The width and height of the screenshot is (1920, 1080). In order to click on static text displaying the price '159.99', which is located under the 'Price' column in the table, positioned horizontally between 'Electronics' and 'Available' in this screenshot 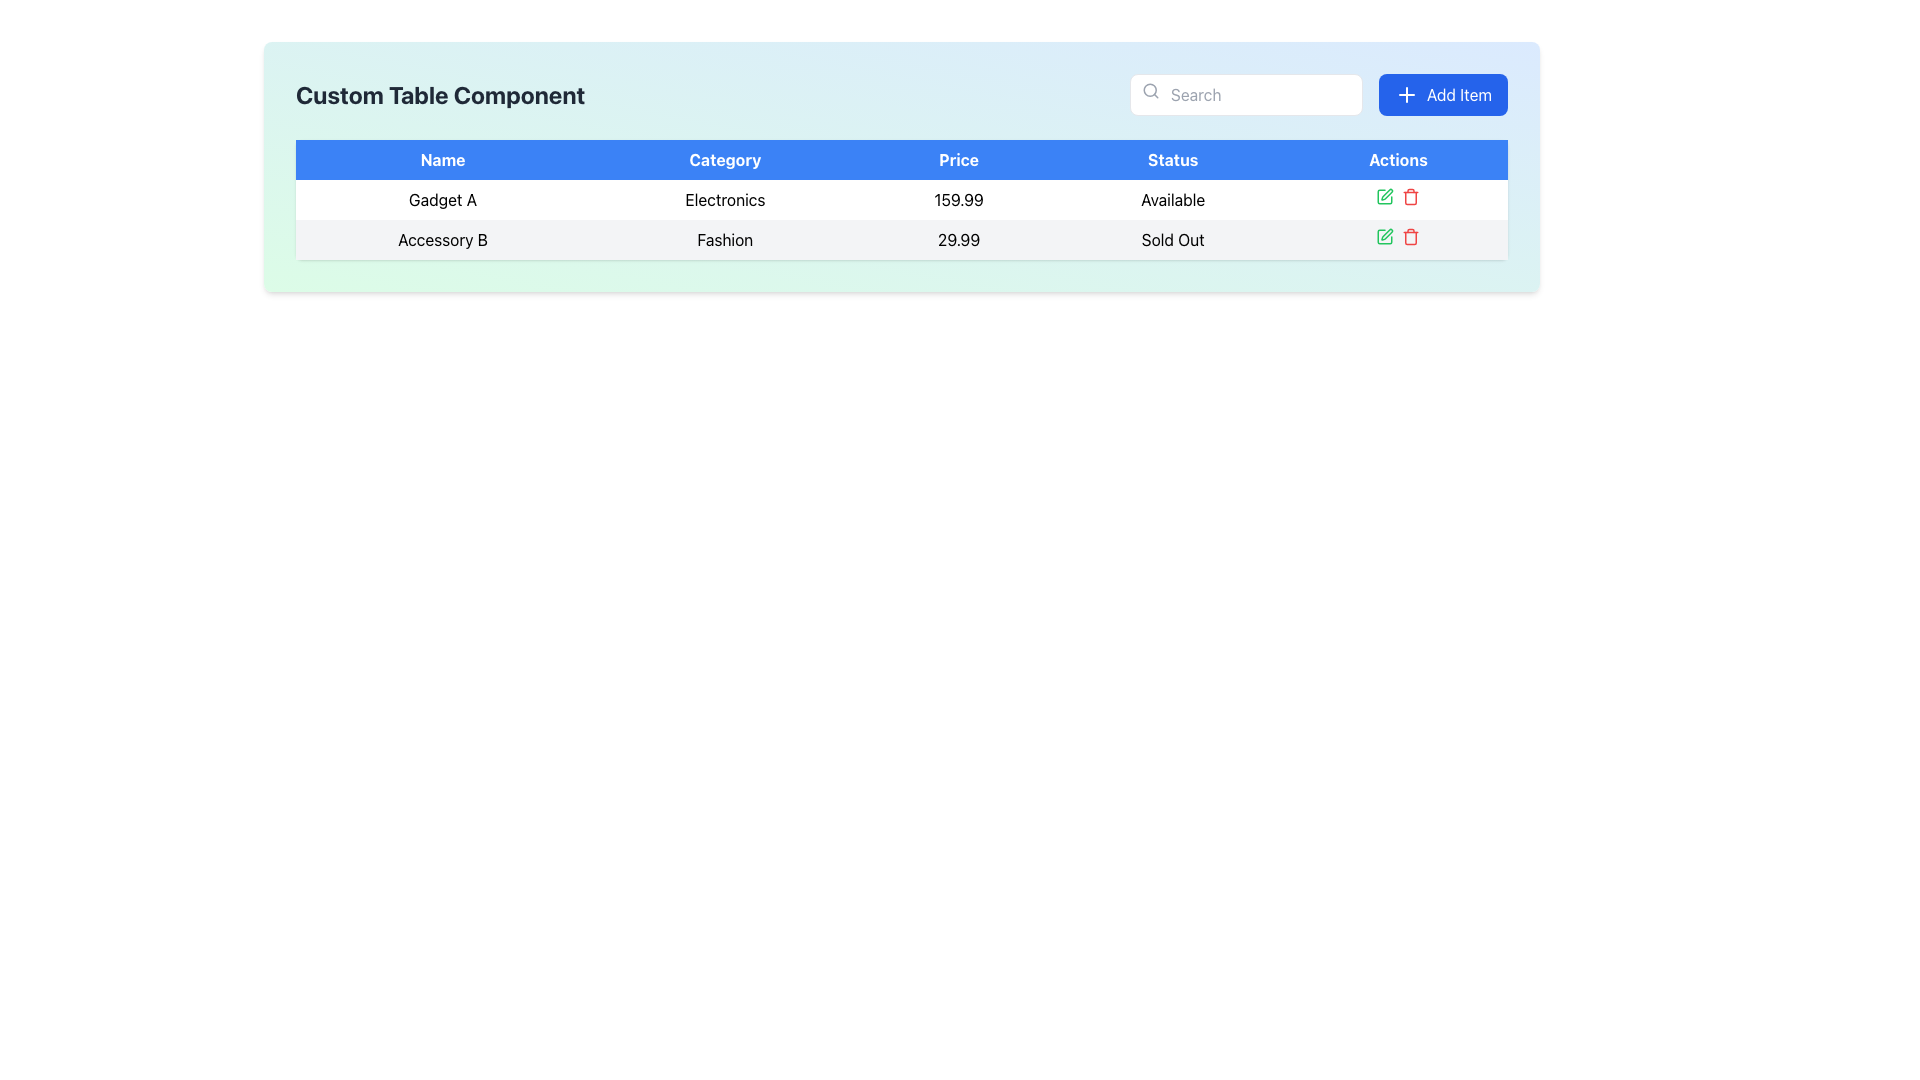, I will do `click(958, 200)`.